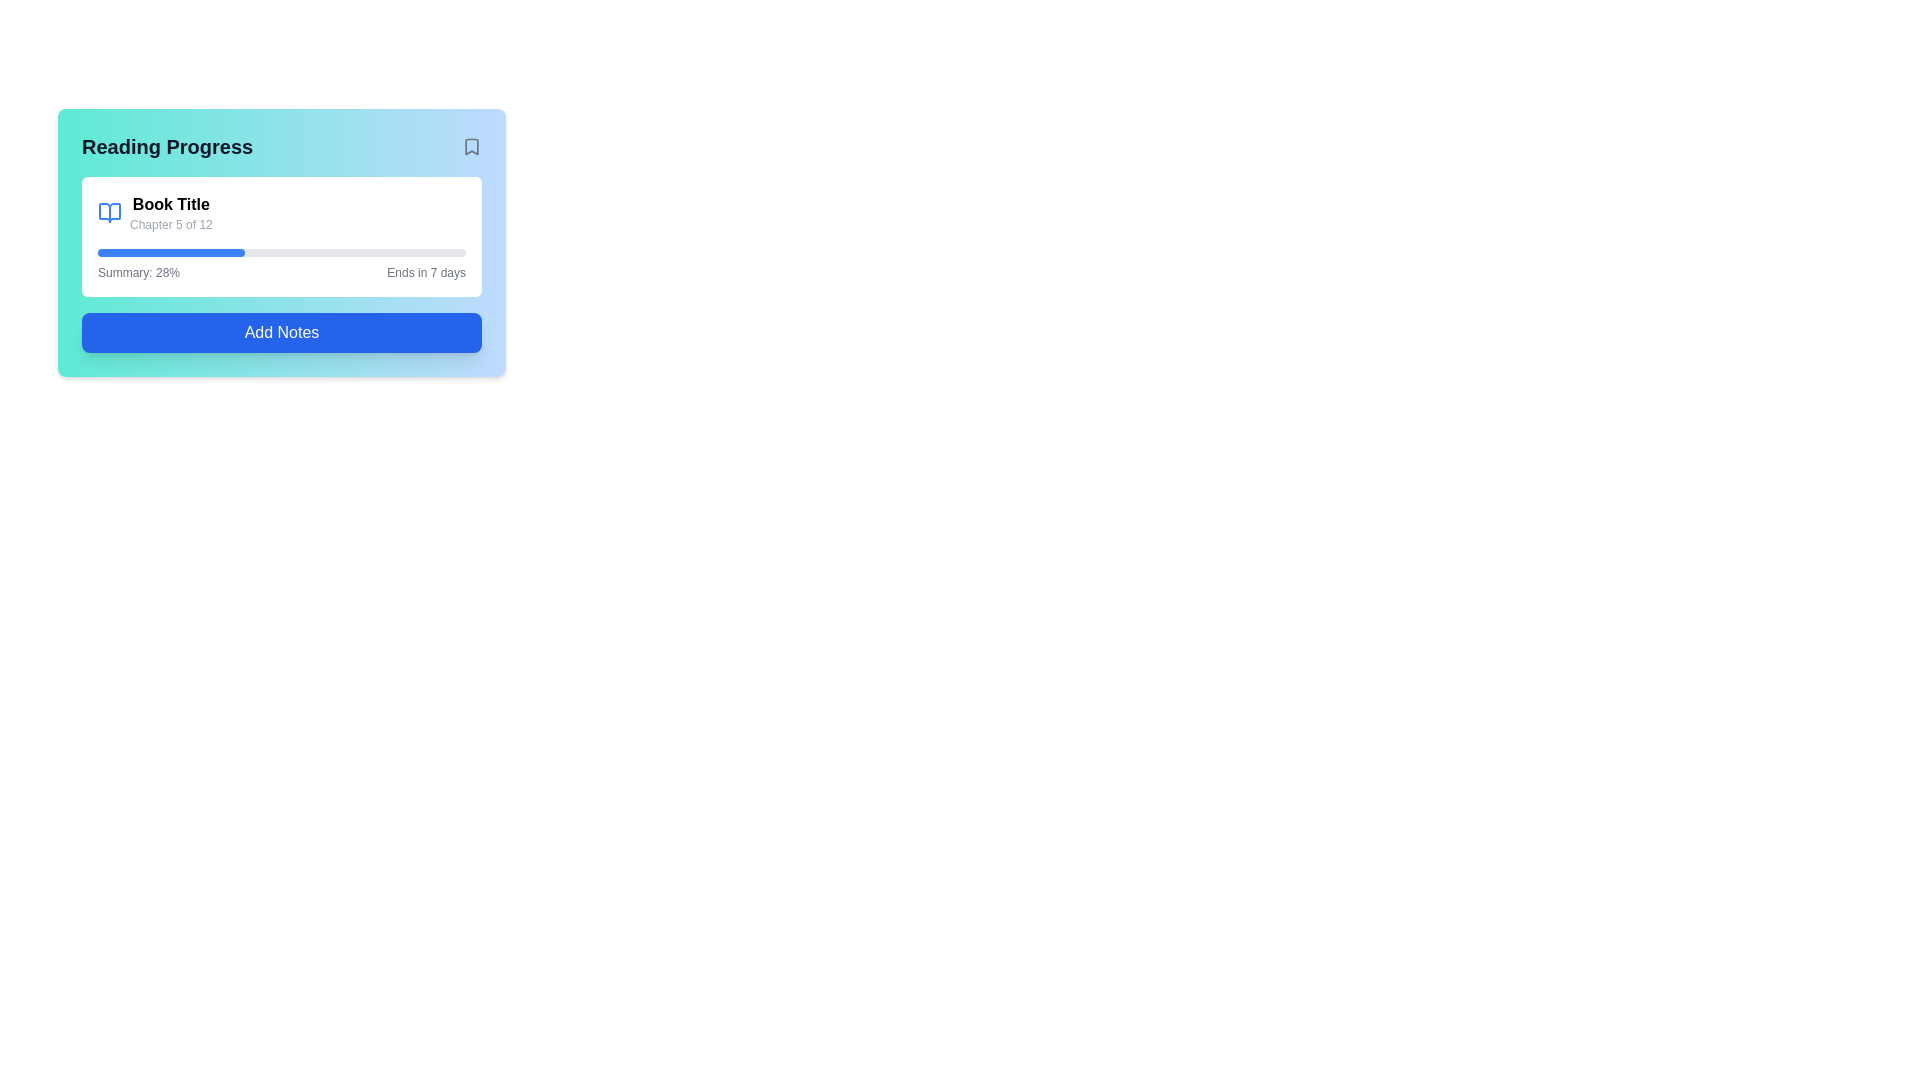 The width and height of the screenshot is (1920, 1080). Describe the element at coordinates (281, 252) in the screenshot. I see `the horizontal progress bar indicating reading progress, which is located below 'Chapter 5 of 12' and above the summary section` at that location.